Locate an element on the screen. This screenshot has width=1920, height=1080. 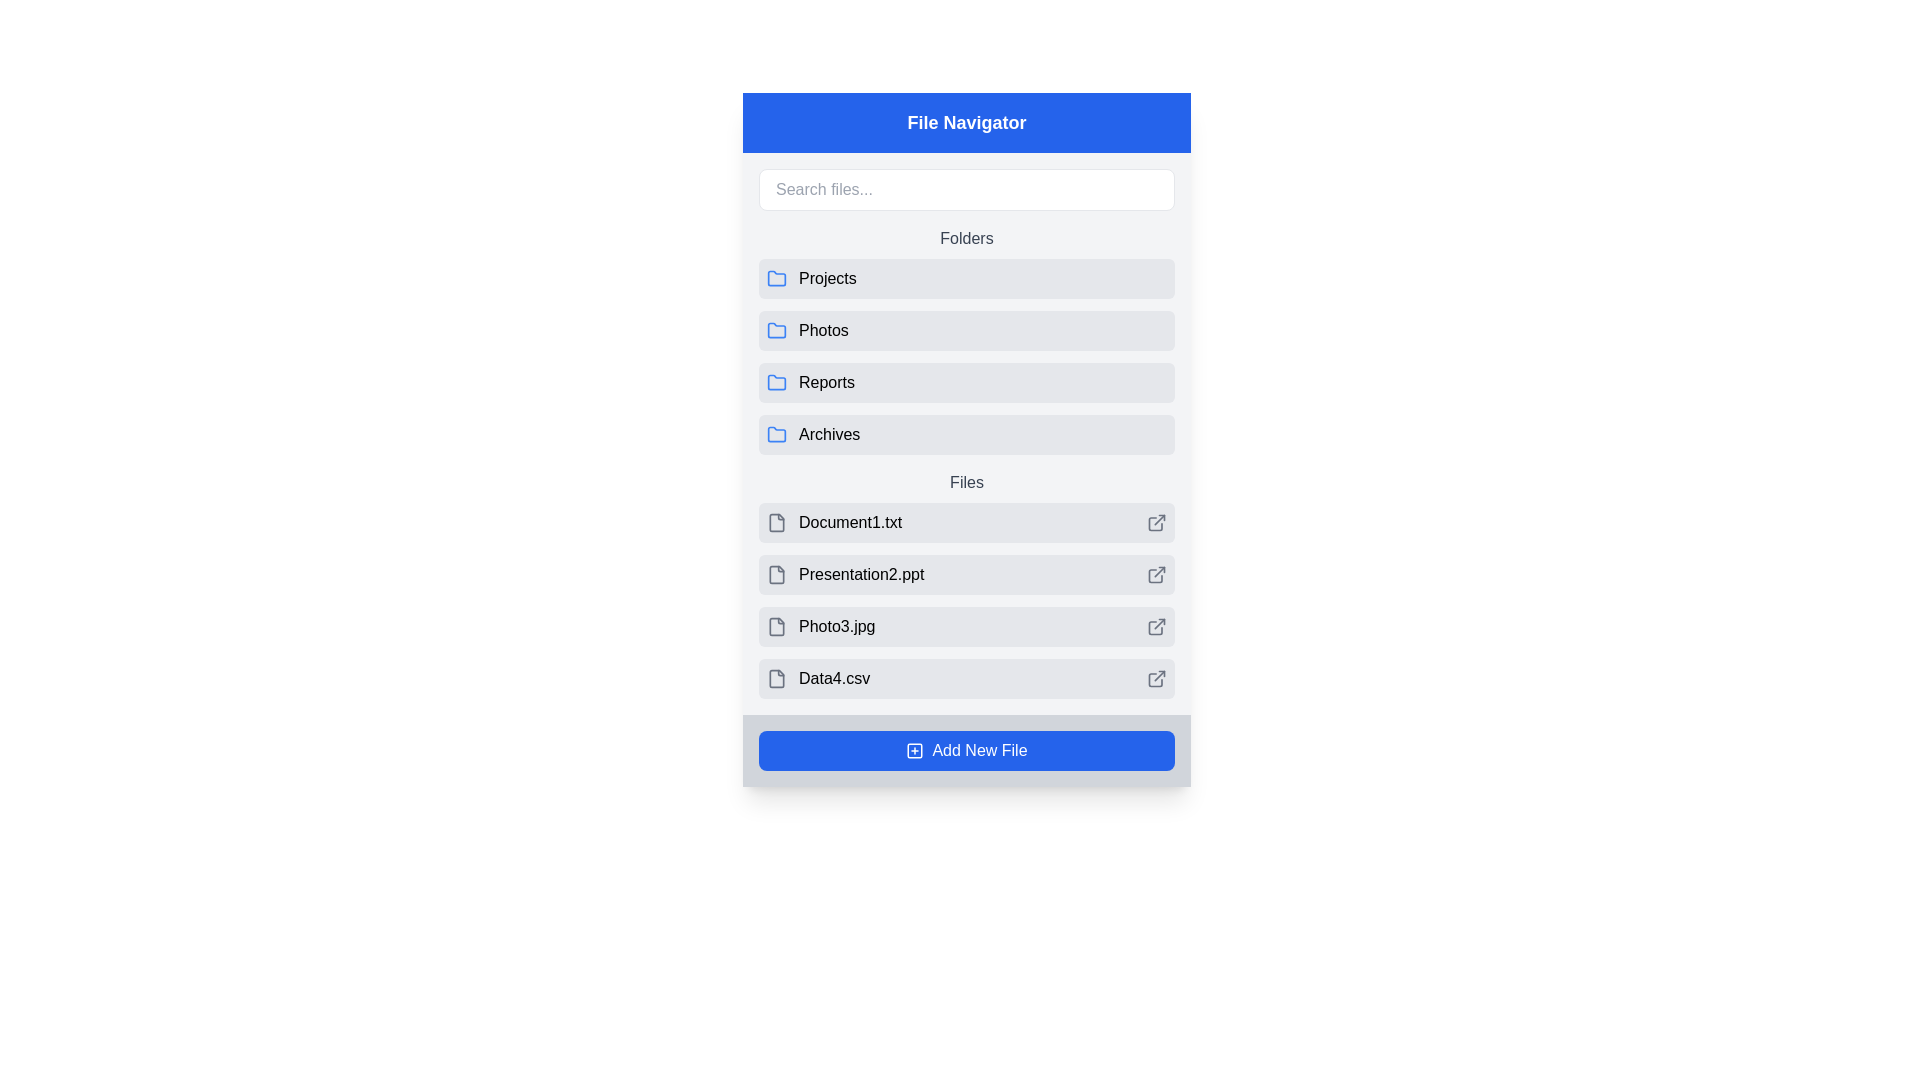
the text label displaying the filename 'Photo3.jpg' in the 'Files' section is located at coordinates (836, 626).